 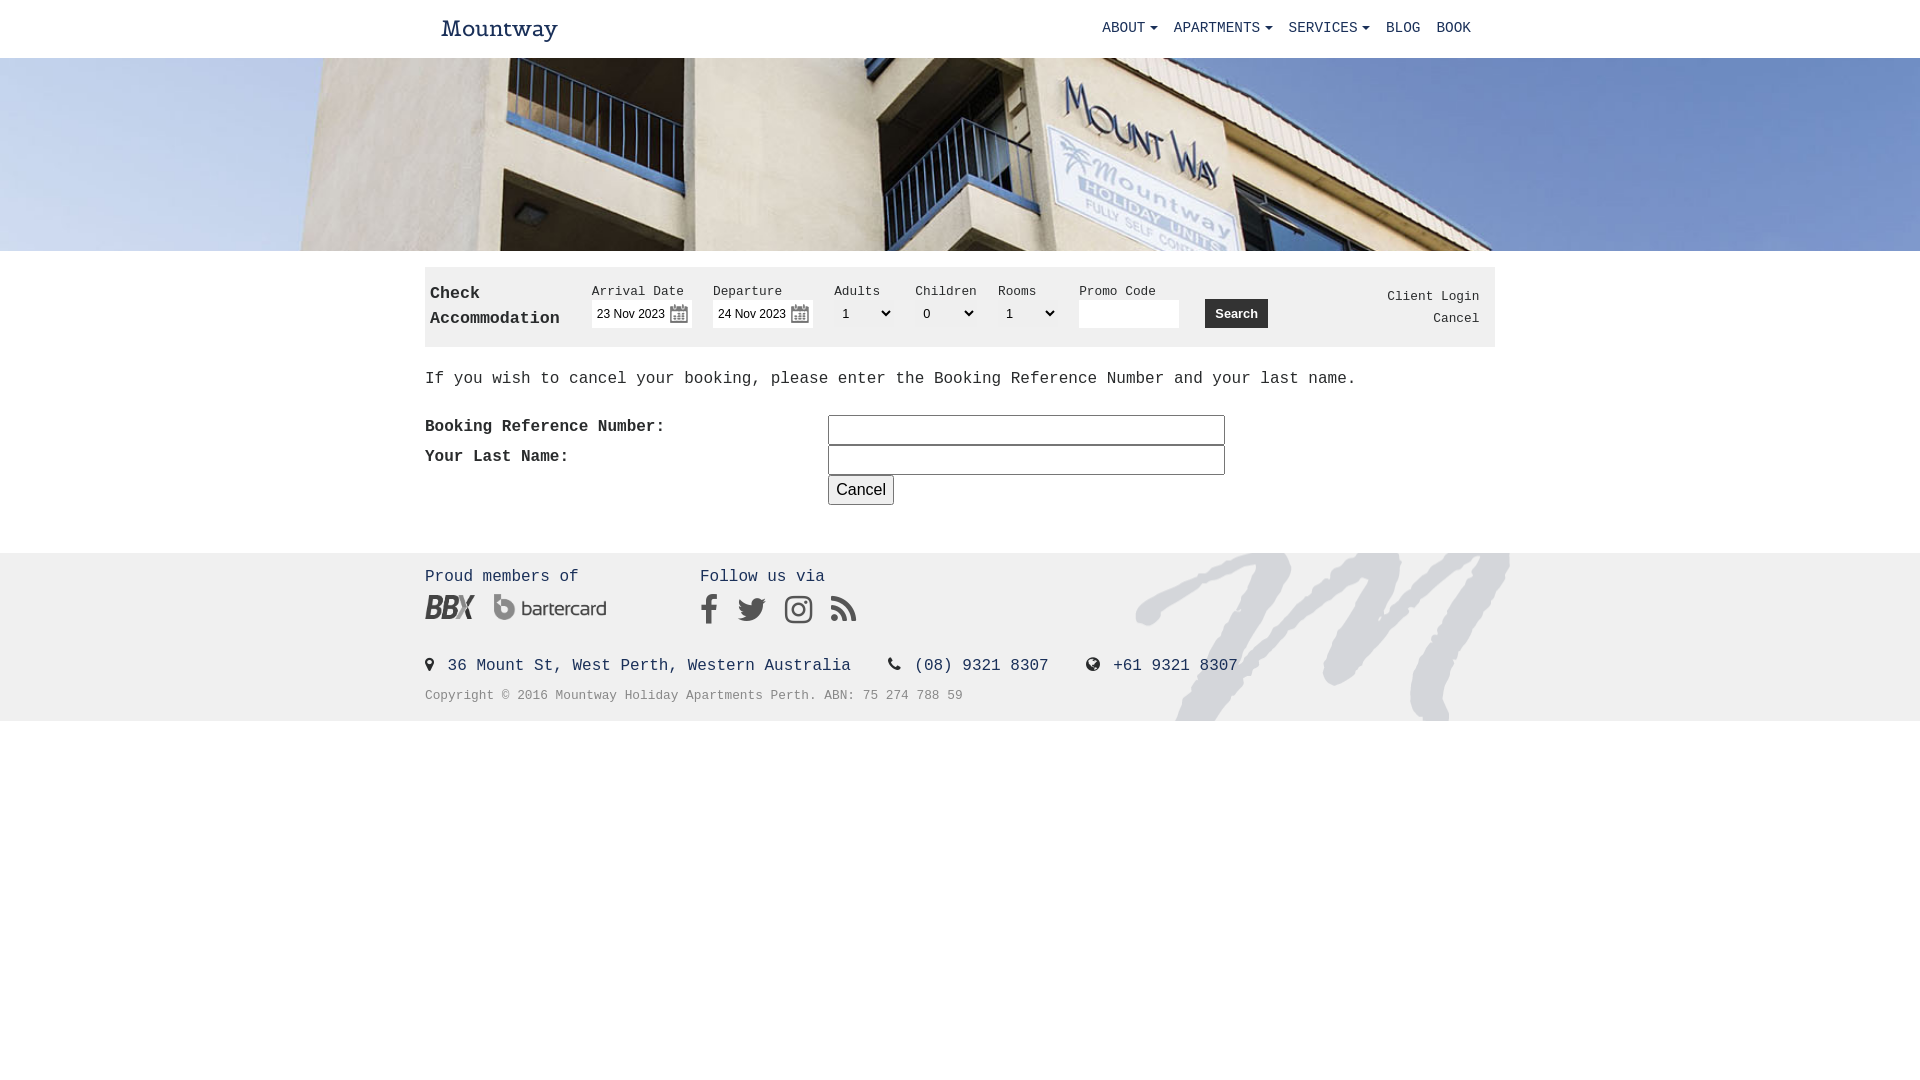 What do you see at coordinates (1453, 29) in the screenshot?
I see `'BOOK'` at bounding box center [1453, 29].